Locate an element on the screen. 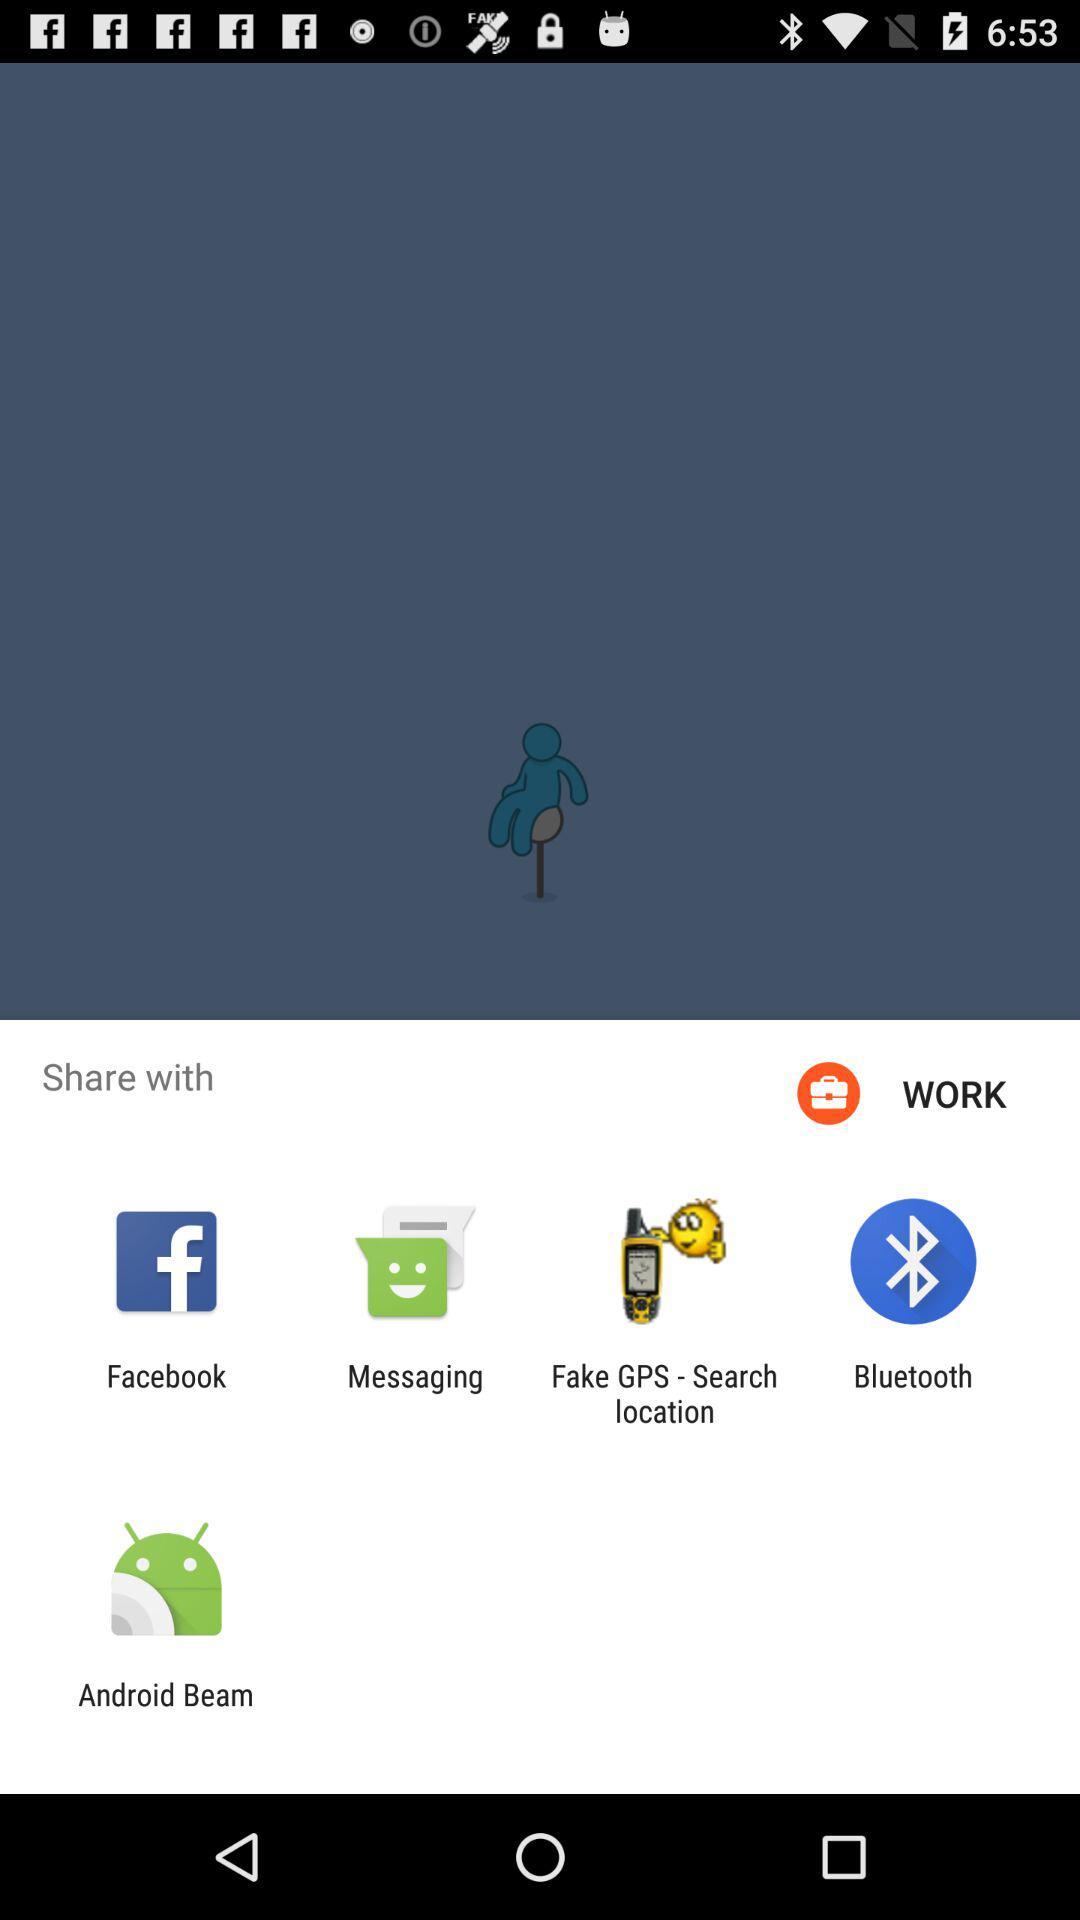 This screenshot has width=1080, height=1920. app to the left of the bluetooth icon is located at coordinates (664, 1392).